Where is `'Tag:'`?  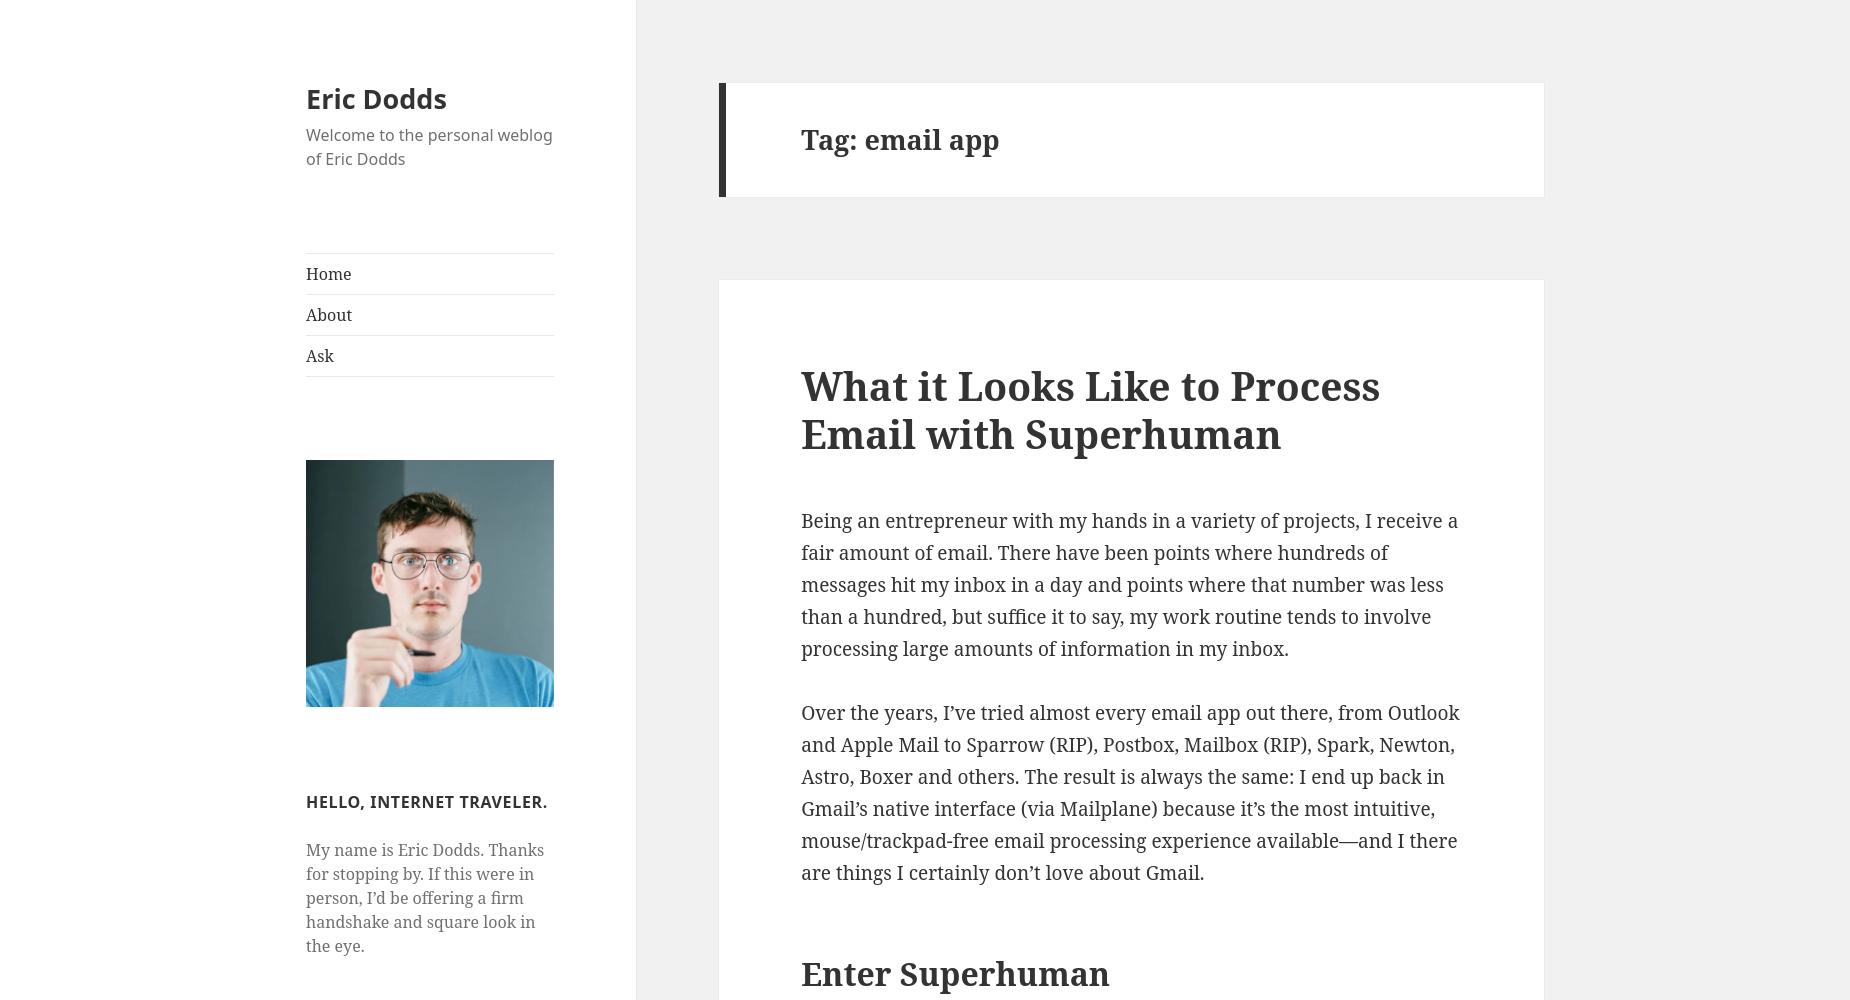
'Tag:' is located at coordinates (832, 138).